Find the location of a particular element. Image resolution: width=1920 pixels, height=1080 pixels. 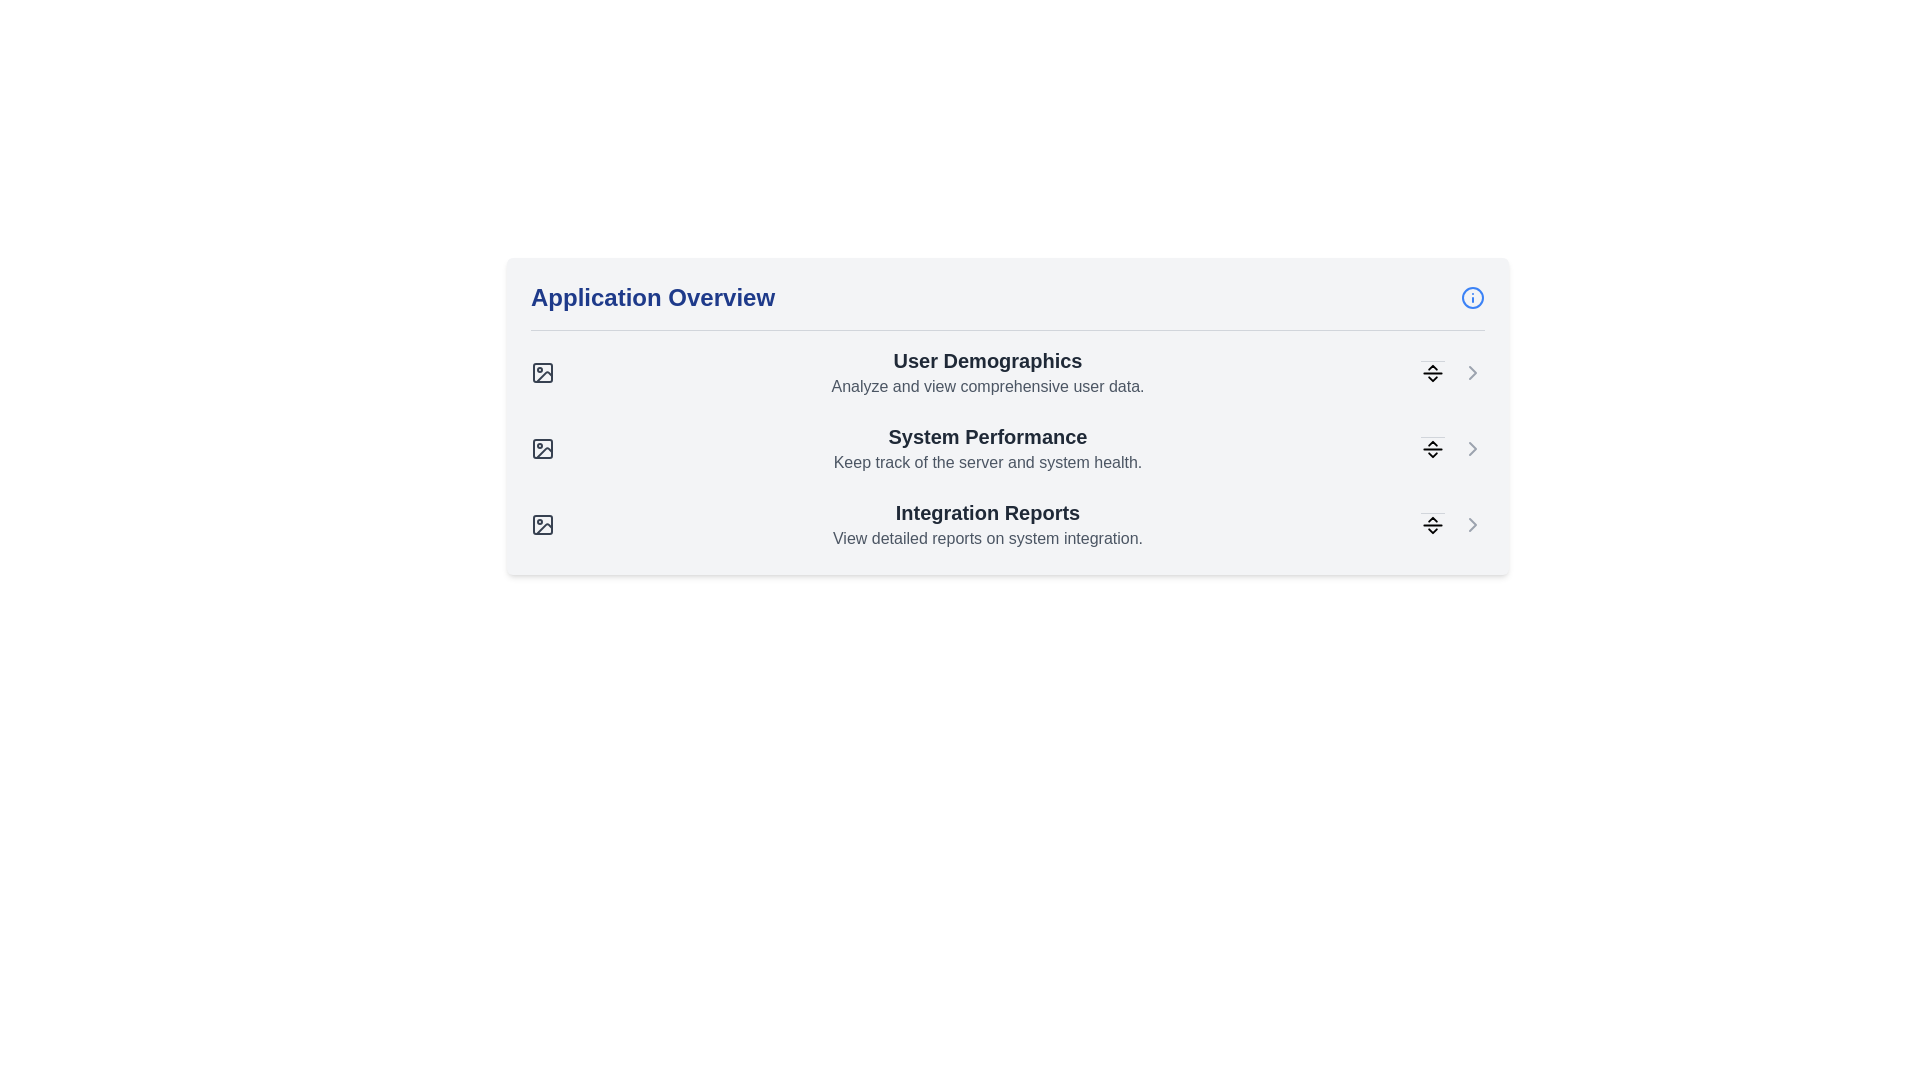

the clickable icon button located at the rightmost position of the 'User Demographics' section is located at coordinates (1473, 373).